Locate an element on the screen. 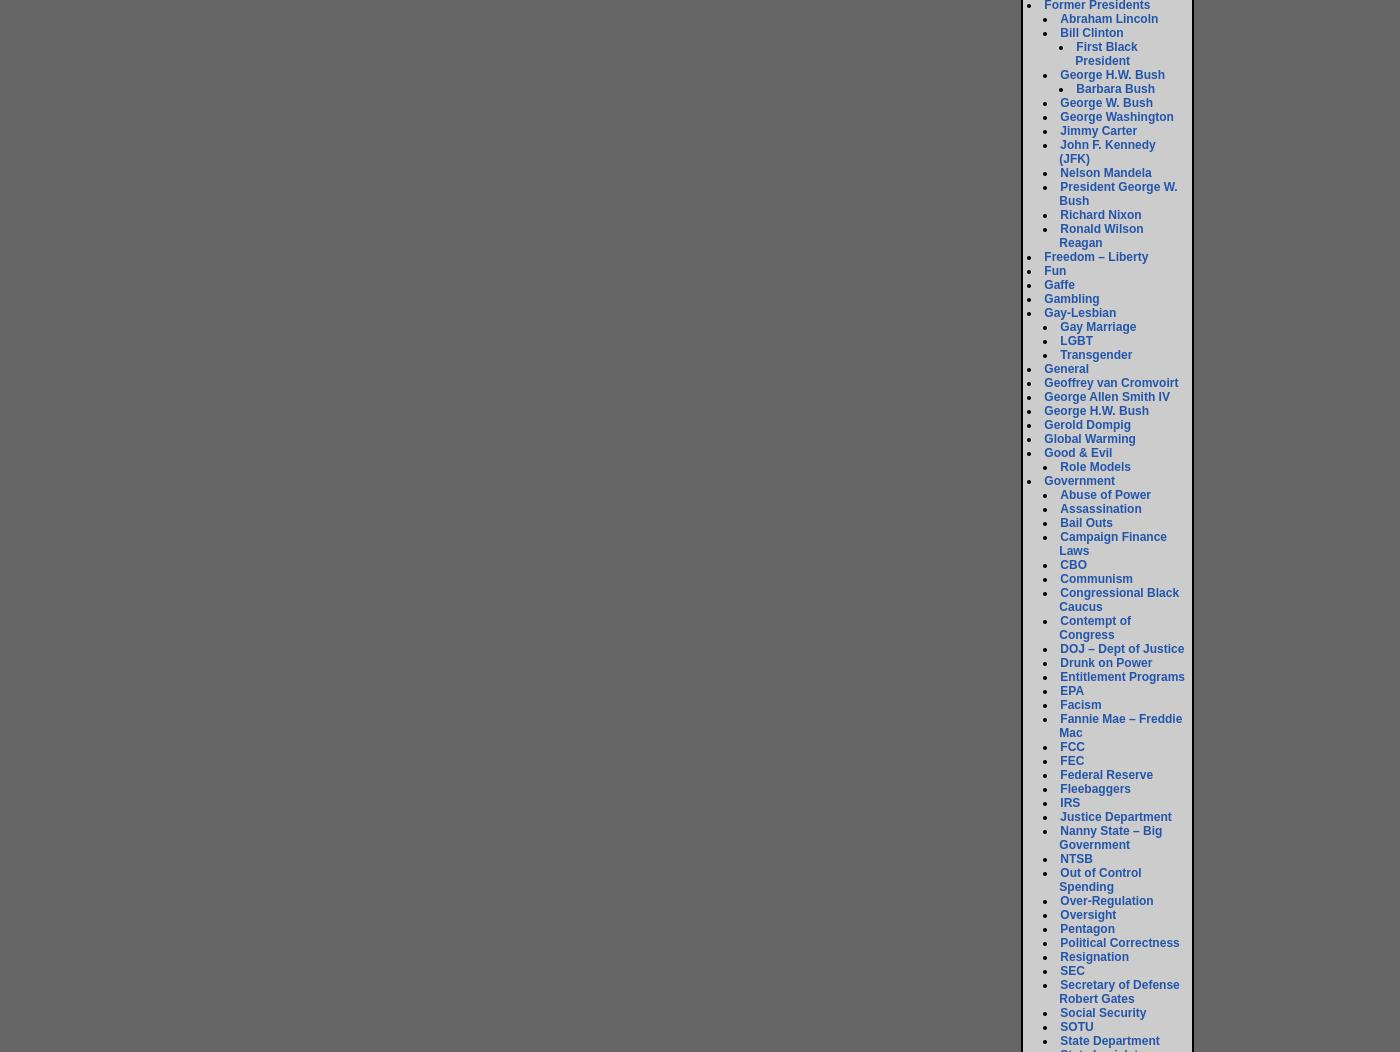 The width and height of the screenshot is (1400, 1052). 'Justice Department' is located at coordinates (1115, 816).